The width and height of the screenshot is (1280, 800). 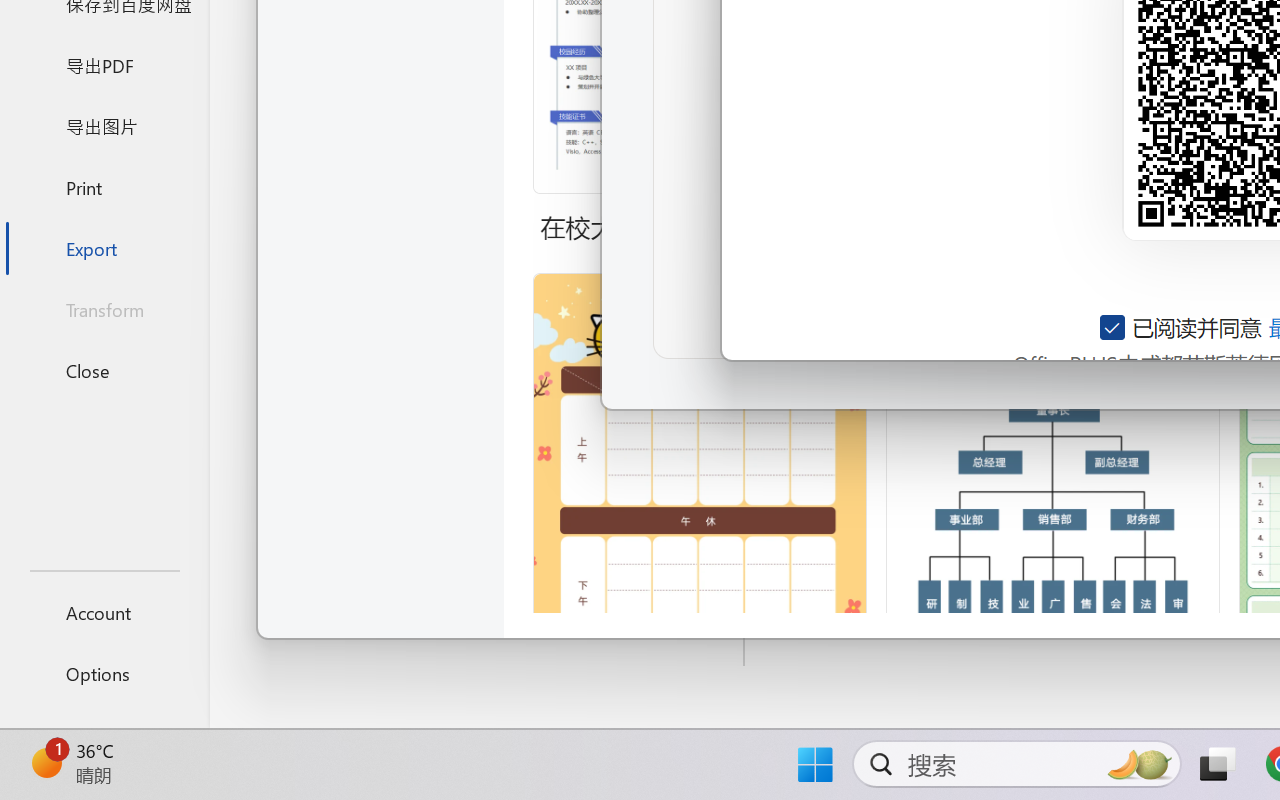 I want to click on 'Account', so click(x=103, y=612).